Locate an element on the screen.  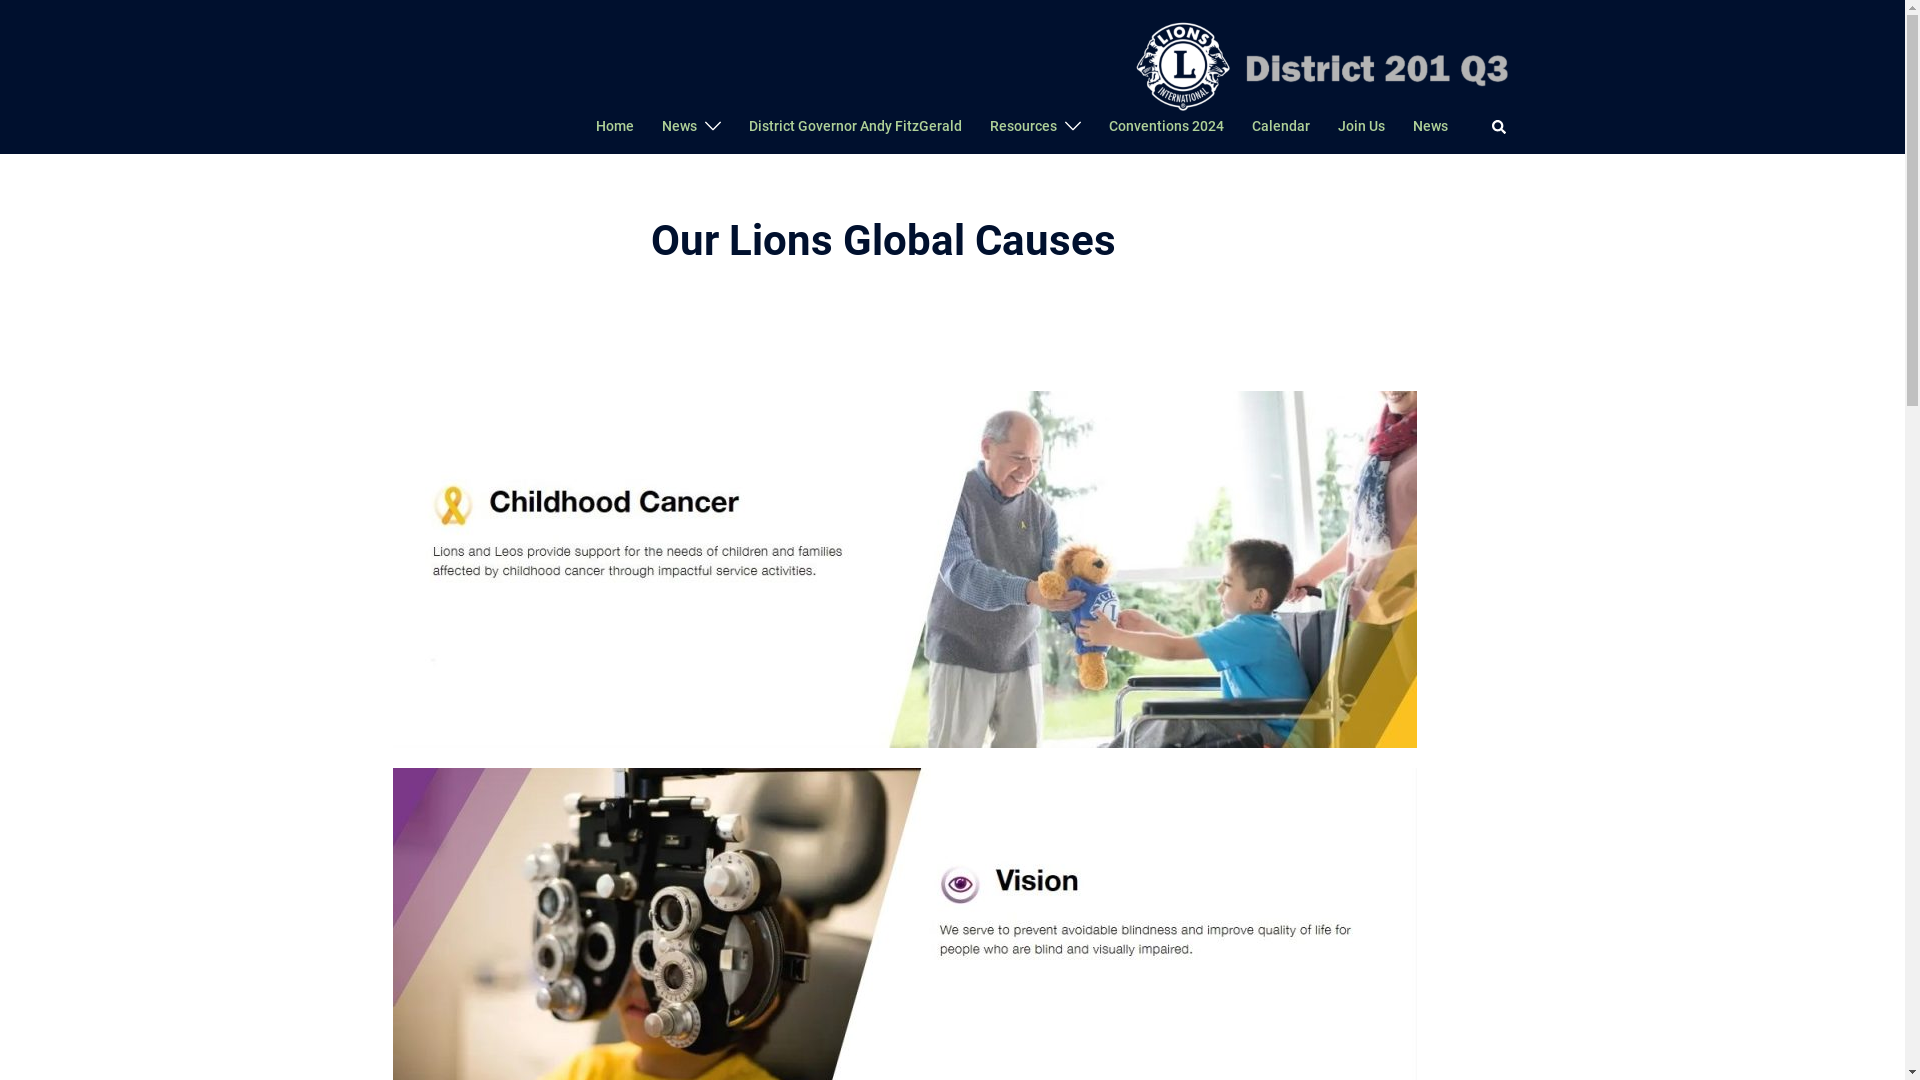
'District 201 Q3' is located at coordinates (1318, 62).